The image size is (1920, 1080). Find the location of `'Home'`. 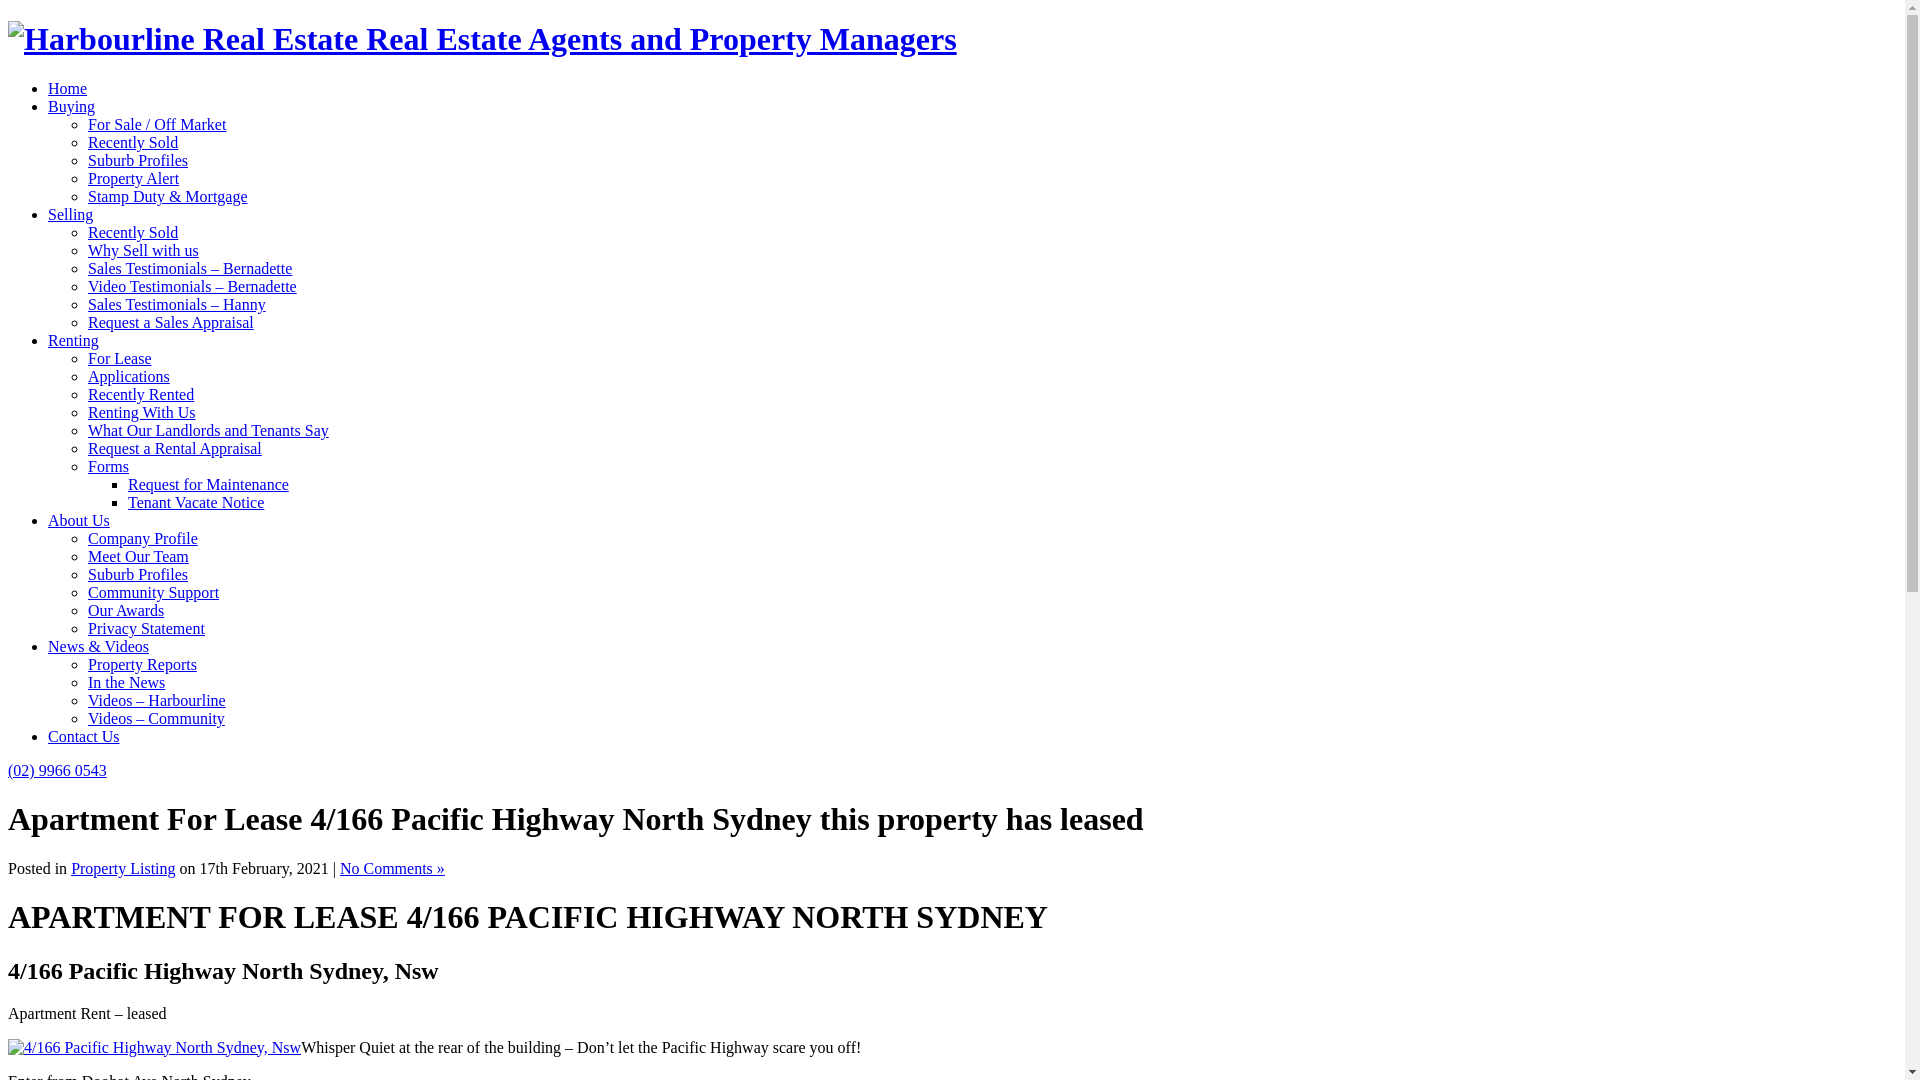

'Home' is located at coordinates (67, 87).